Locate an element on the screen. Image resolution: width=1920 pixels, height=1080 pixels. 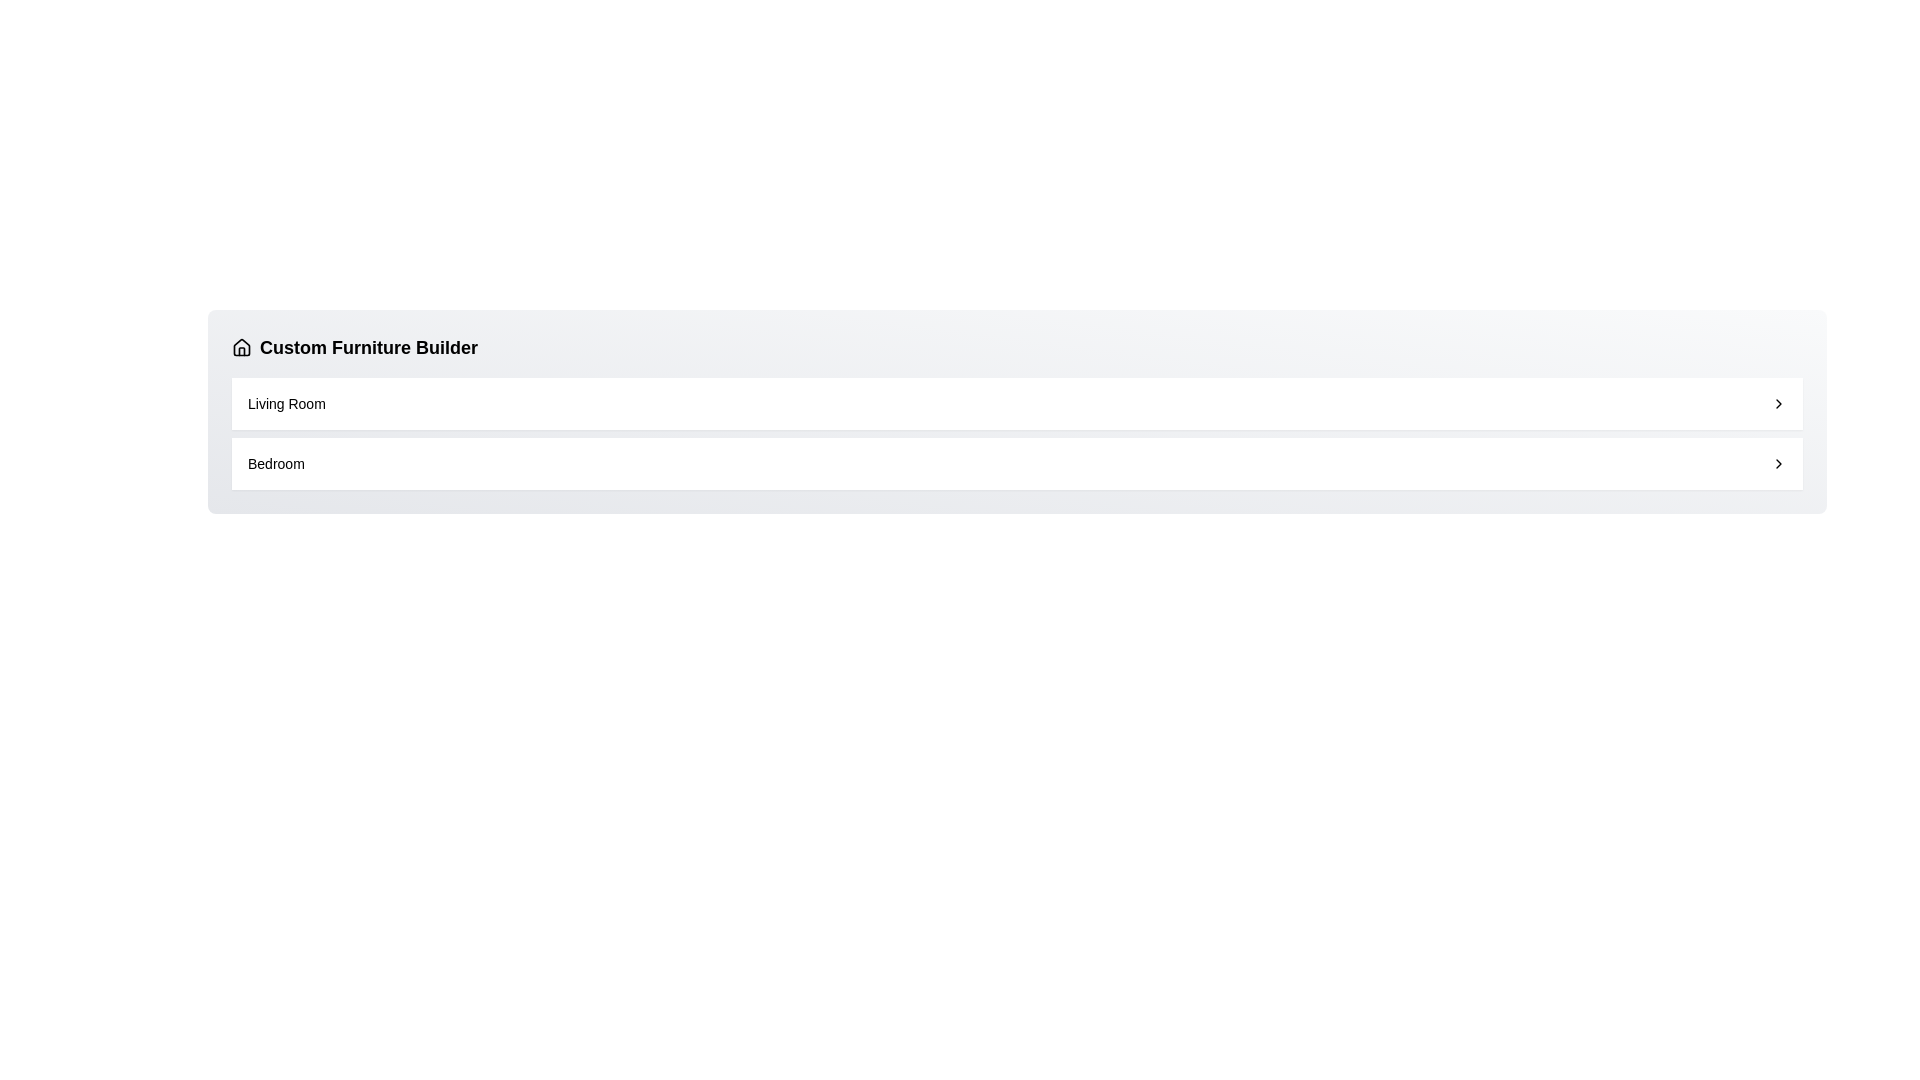
the second selectable option for the 'Bedroom' category in the custom furniture builder interface is located at coordinates (1017, 463).